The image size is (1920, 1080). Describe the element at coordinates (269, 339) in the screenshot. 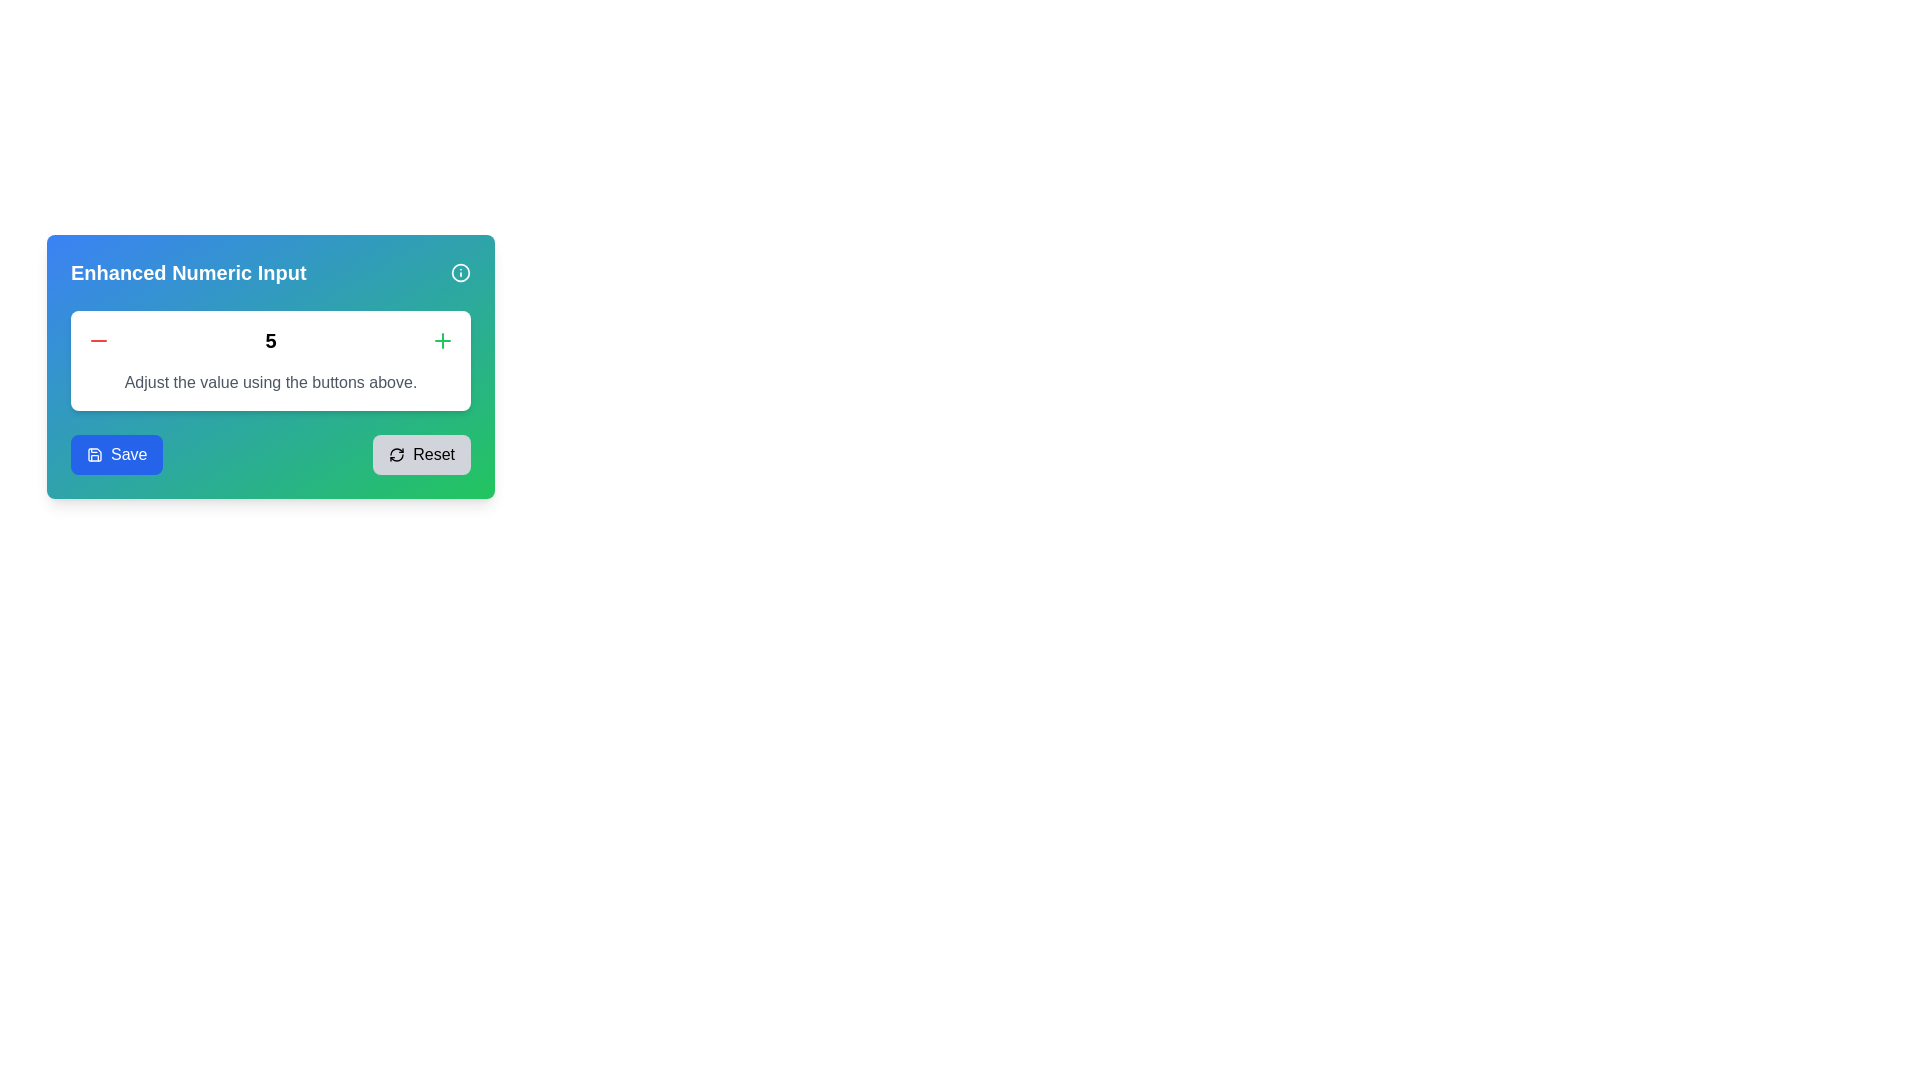

I see `the bold, black numeral '5' displayed prominently between the decrement button '-' and increment button '+' in the 'Enhanced Numeric Input' panel` at that location.